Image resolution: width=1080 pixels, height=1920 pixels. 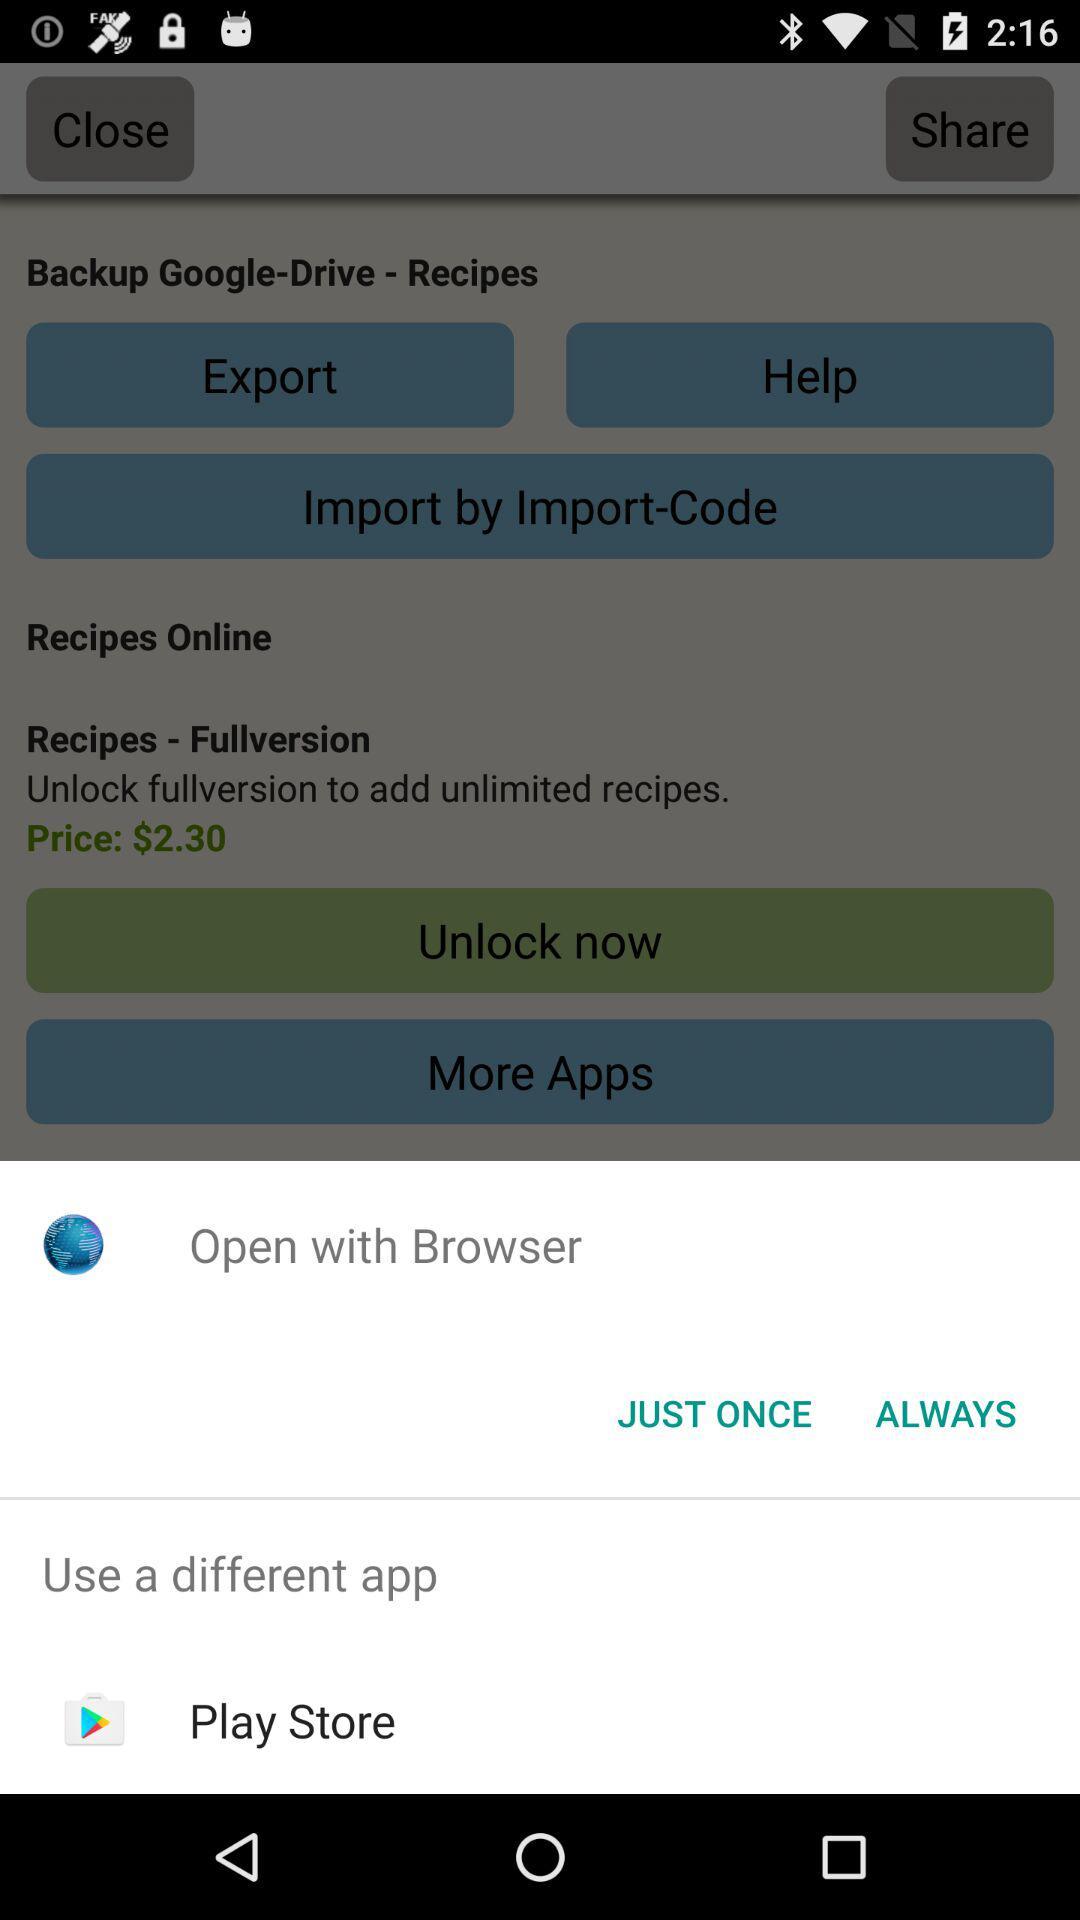 I want to click on item to the left of the always icon, so click(x=713, y=1411).